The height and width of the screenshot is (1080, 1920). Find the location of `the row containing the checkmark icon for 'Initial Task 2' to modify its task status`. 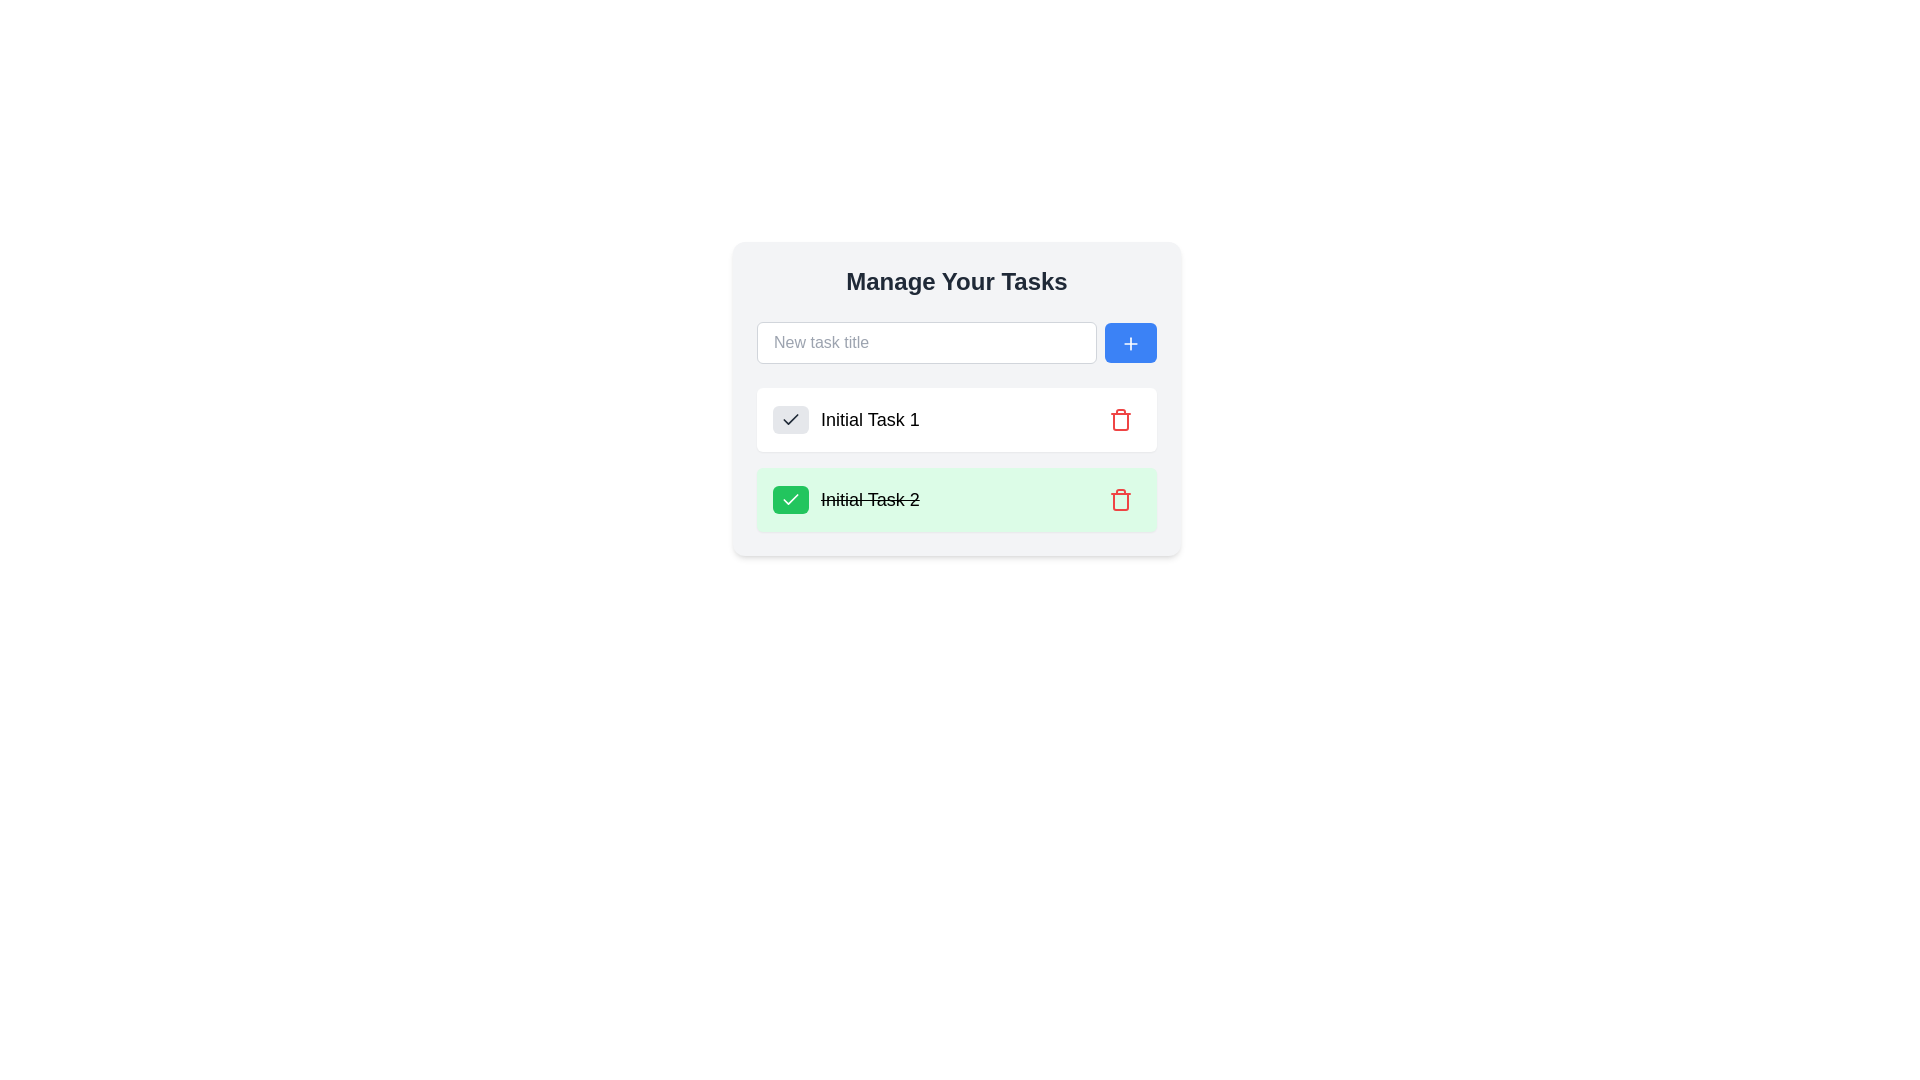

the row containing the checkmark icon for 'Initial Task 2' to modify its task status is located at coordinates (790, 497).